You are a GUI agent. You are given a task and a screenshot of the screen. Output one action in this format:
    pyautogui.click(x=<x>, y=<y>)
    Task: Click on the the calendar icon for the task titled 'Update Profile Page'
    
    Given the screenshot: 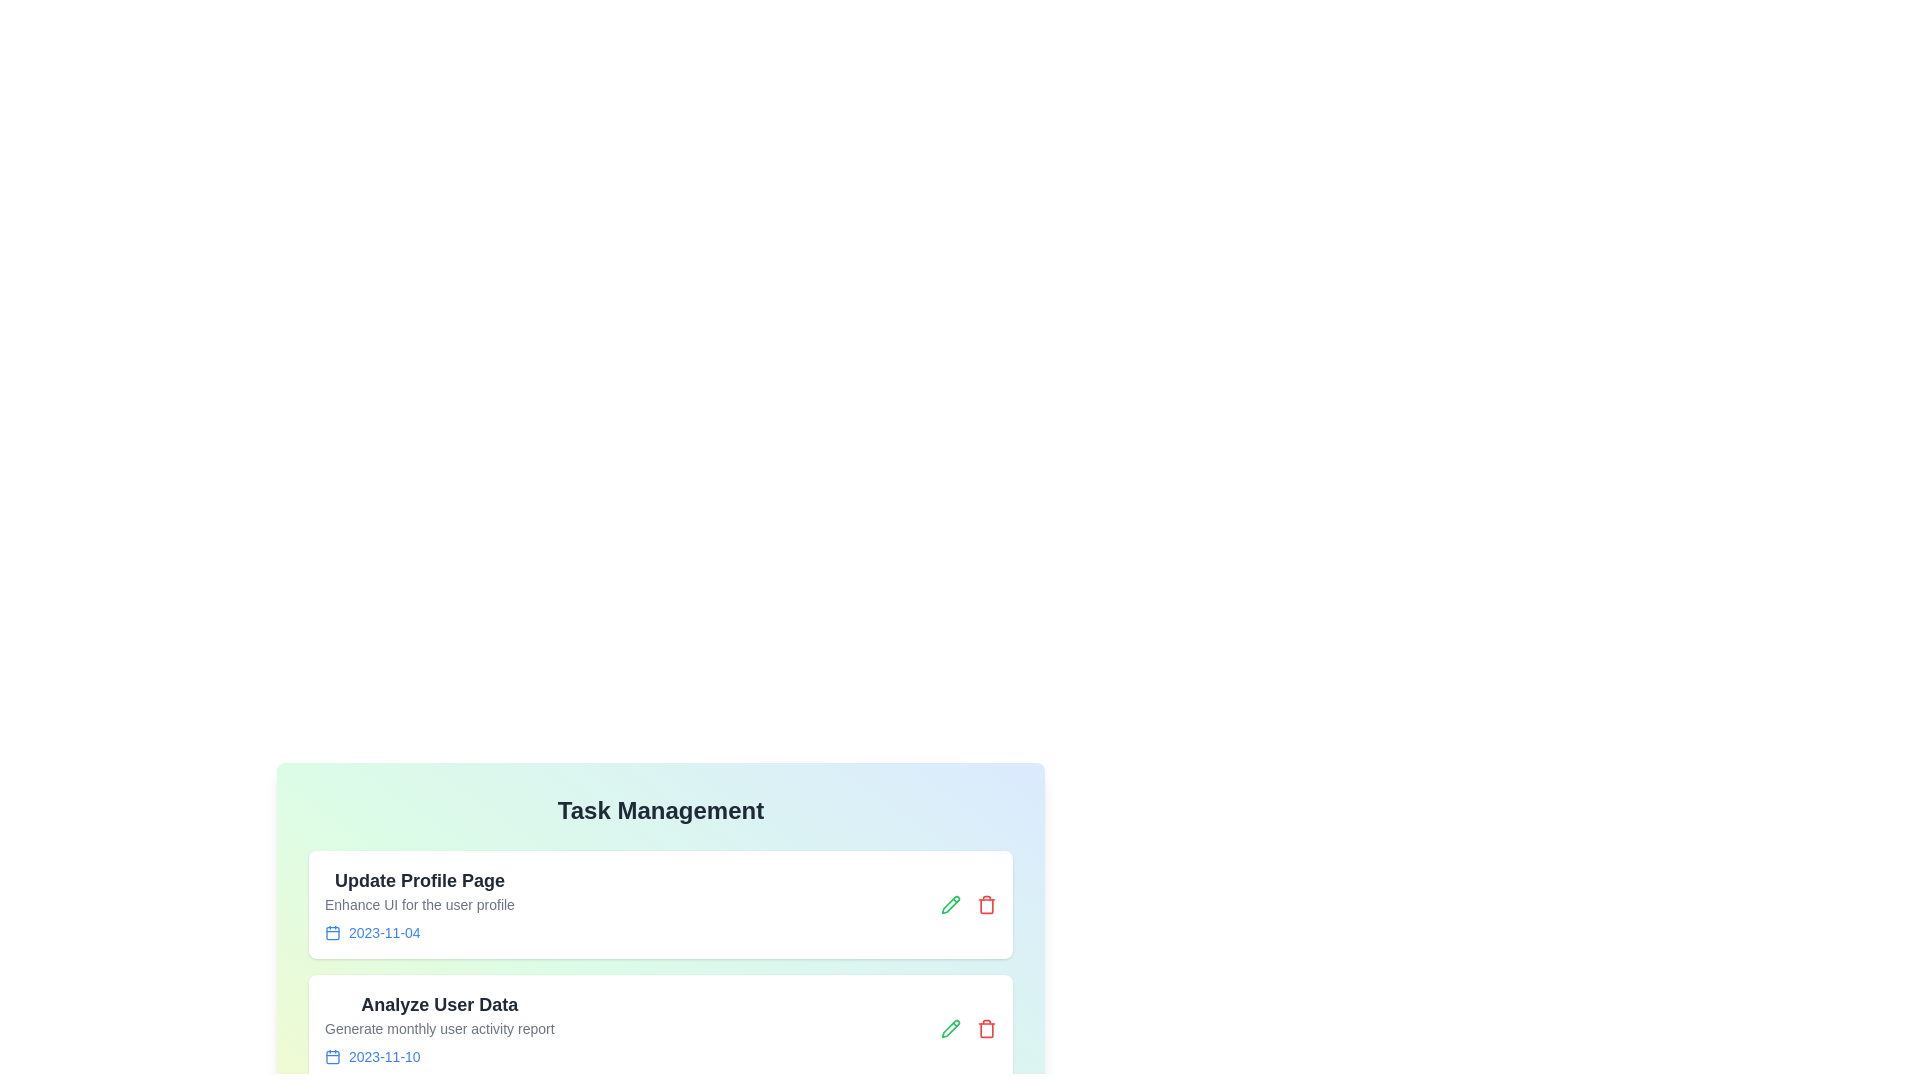 What is the action you would take?
    pyautogui.click(x=332, y=933)
    